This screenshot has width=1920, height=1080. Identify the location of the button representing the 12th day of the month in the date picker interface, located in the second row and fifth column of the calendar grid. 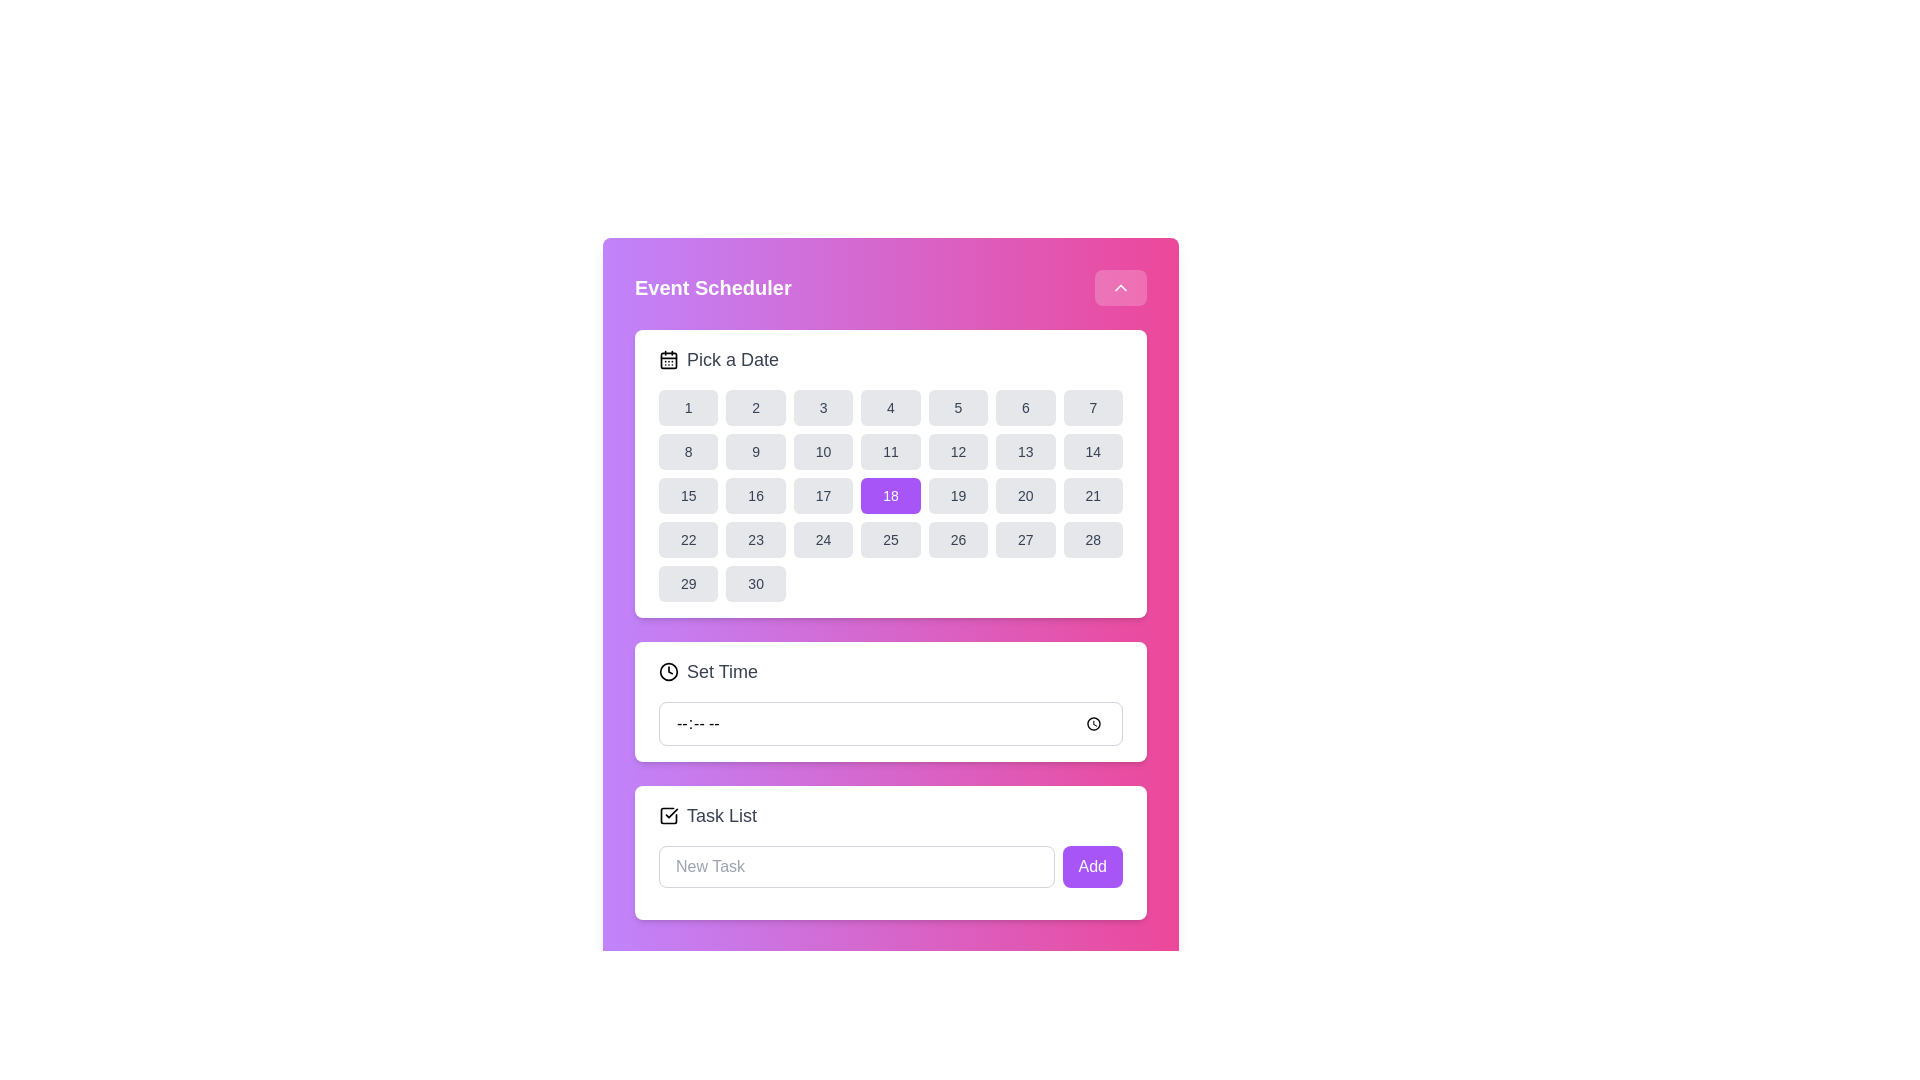
(957, 451).